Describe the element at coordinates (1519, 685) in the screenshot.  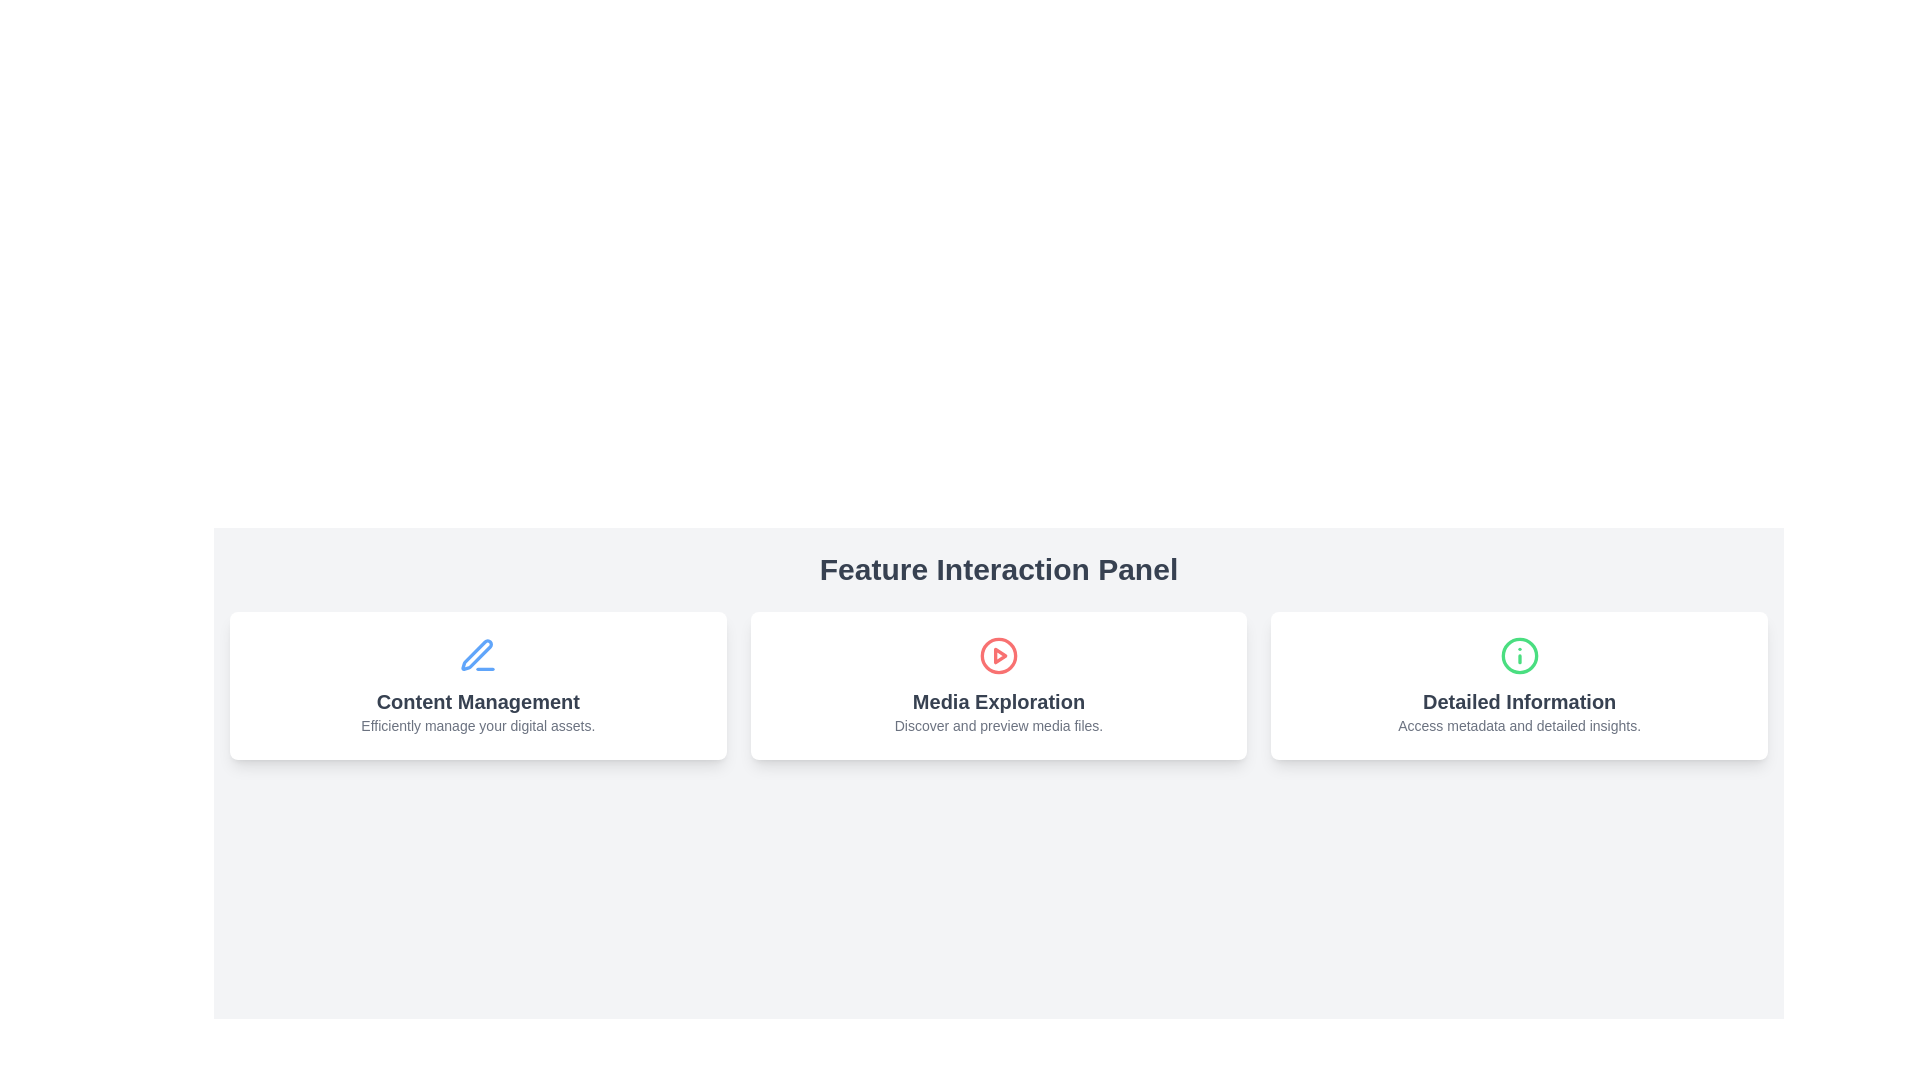
I see `the Information Card, which has a white background, rounded corners, a green icon at the top, and bold text reading 'Detailed Information'` at that location.